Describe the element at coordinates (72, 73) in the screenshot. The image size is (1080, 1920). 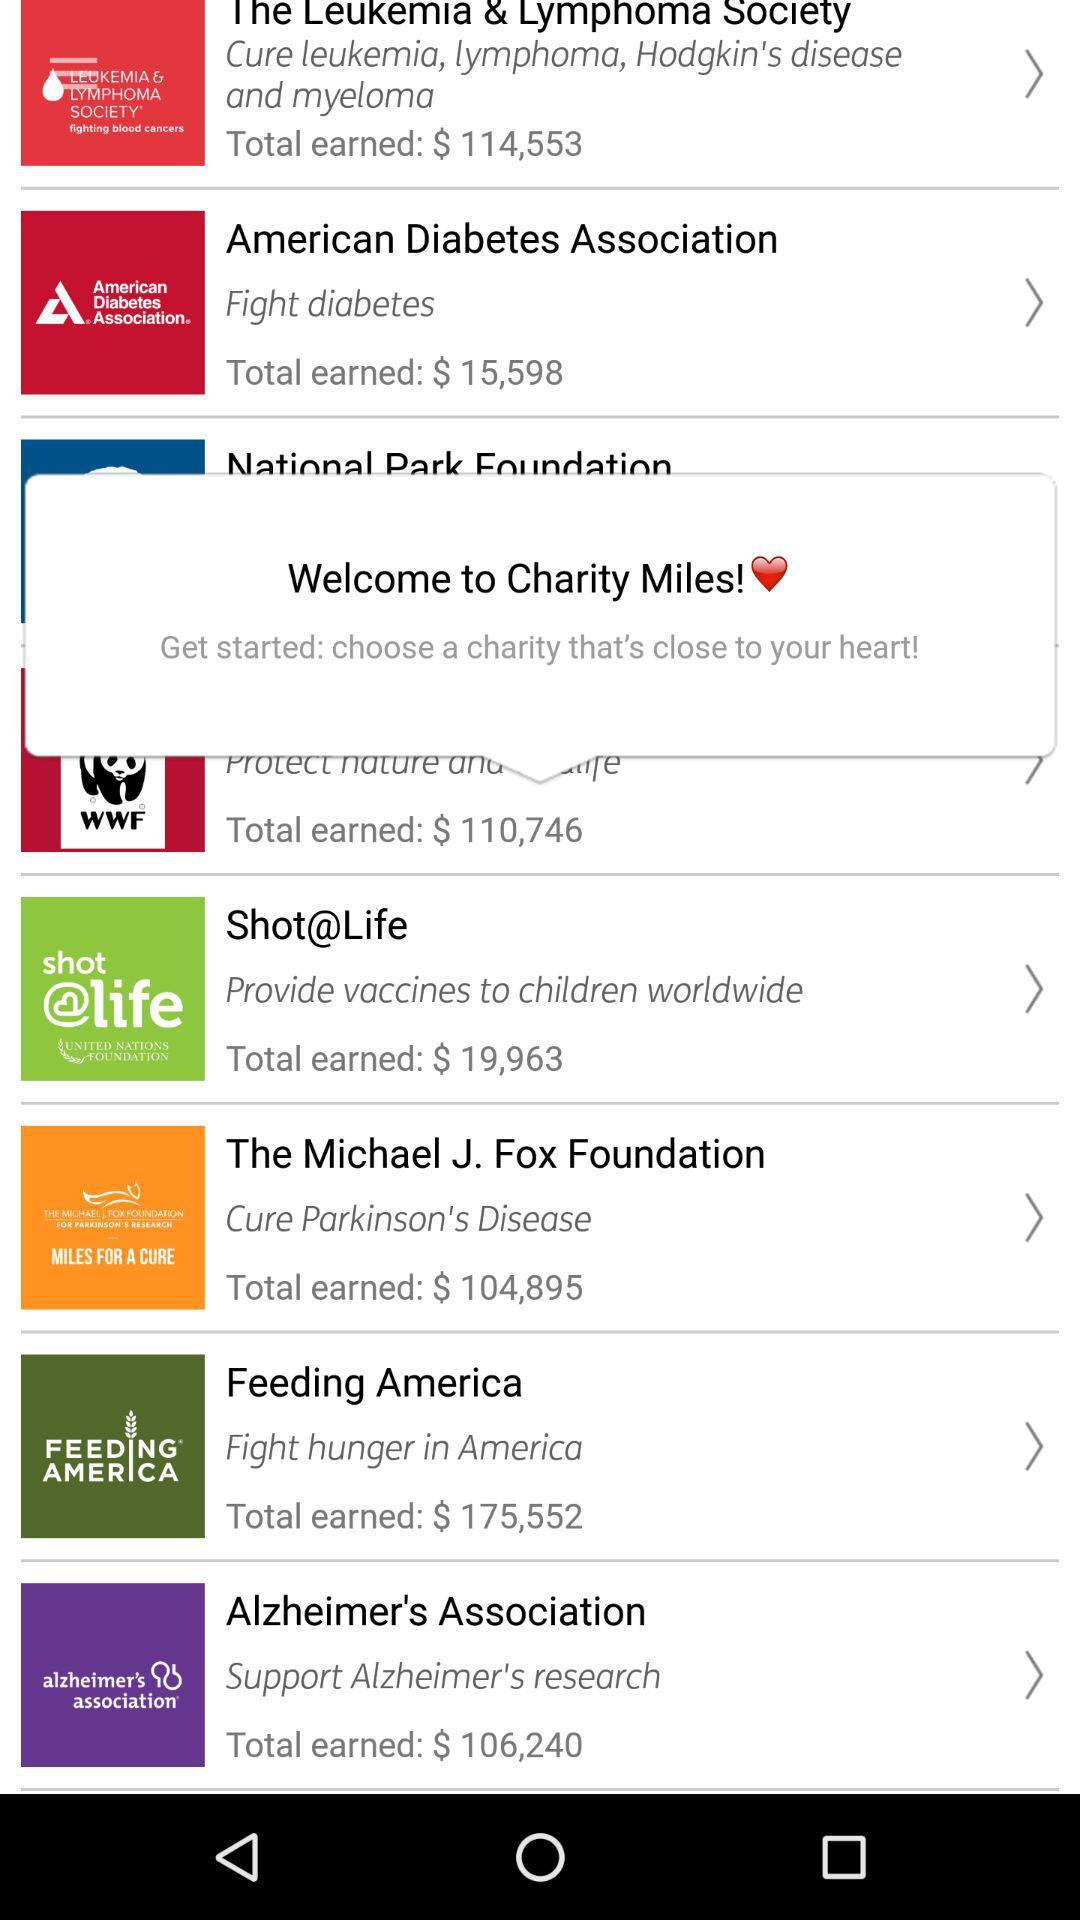
I see `advertisement page` at that location.